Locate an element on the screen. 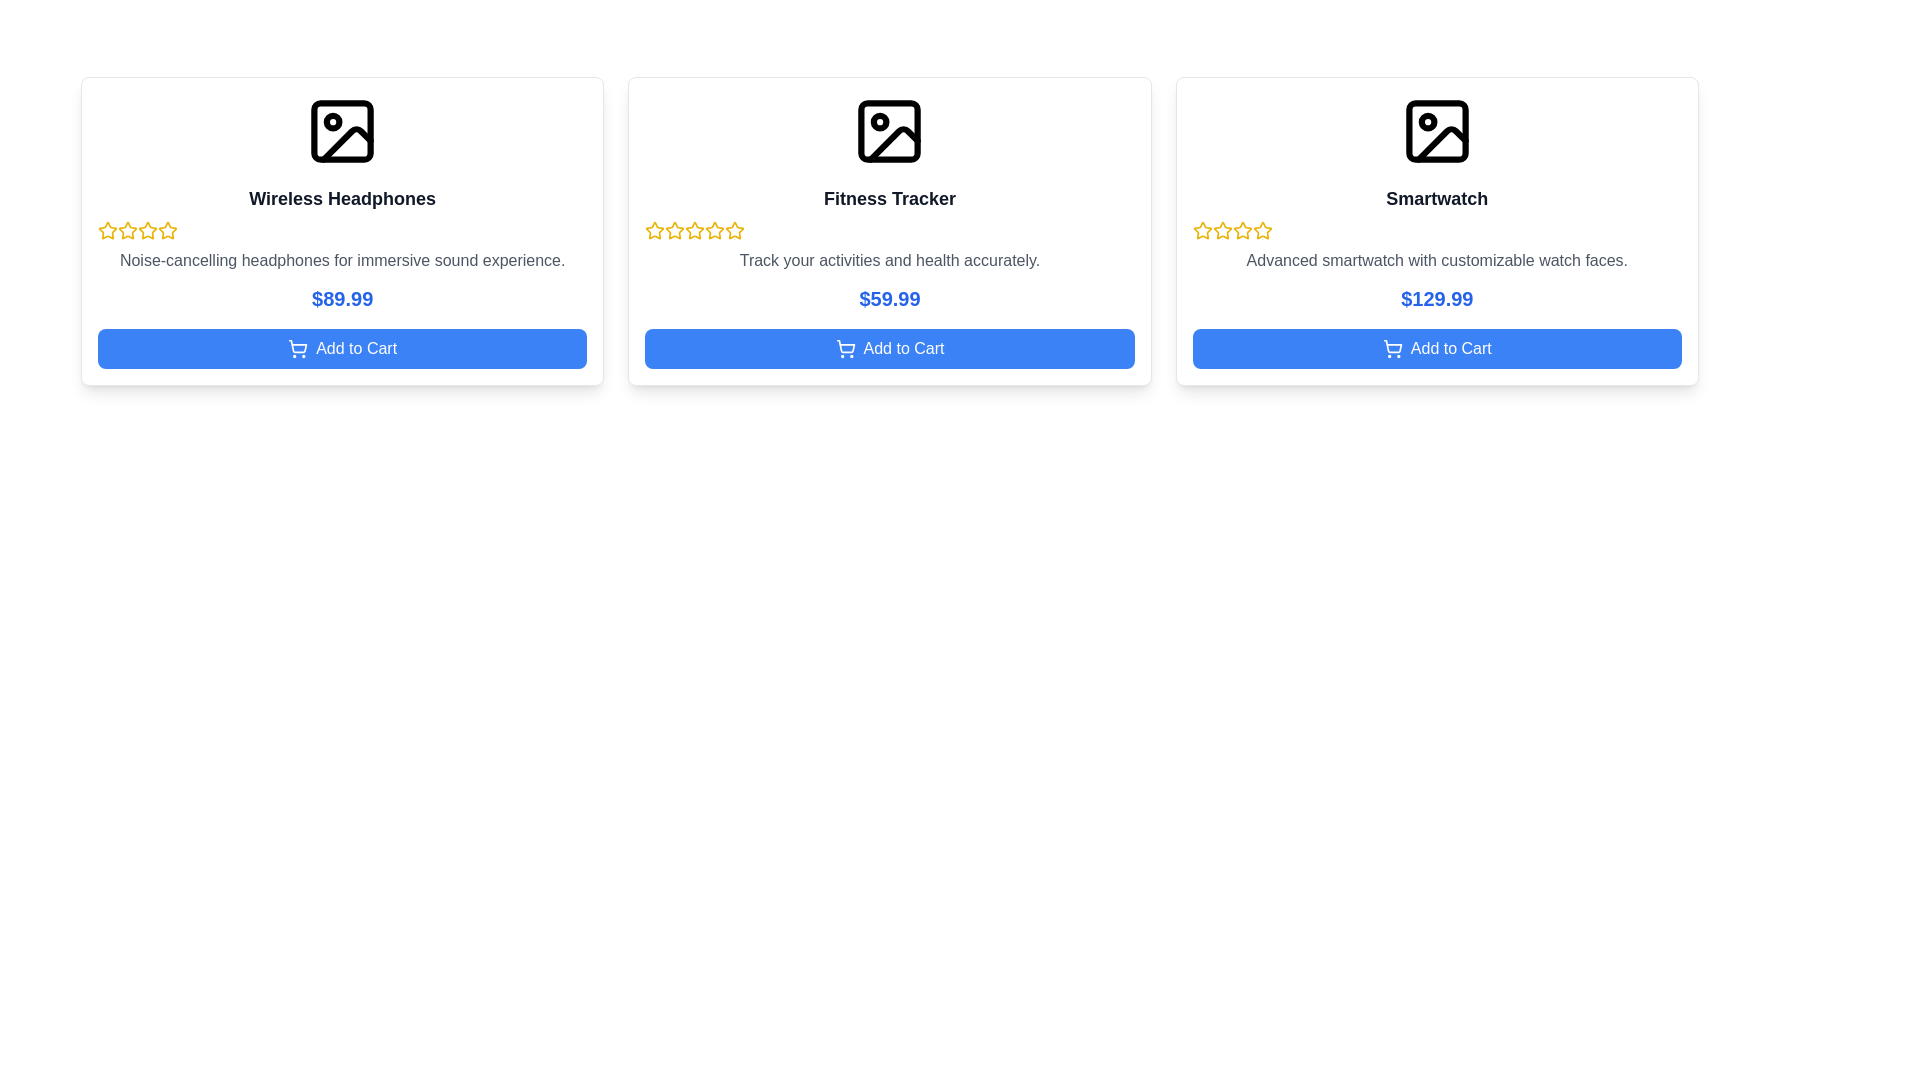  the shopping cart icon inside the 'Add to Cart' button located in the Fitness Tracker card, positioned towards the left side is located at coordinates (845, 347).